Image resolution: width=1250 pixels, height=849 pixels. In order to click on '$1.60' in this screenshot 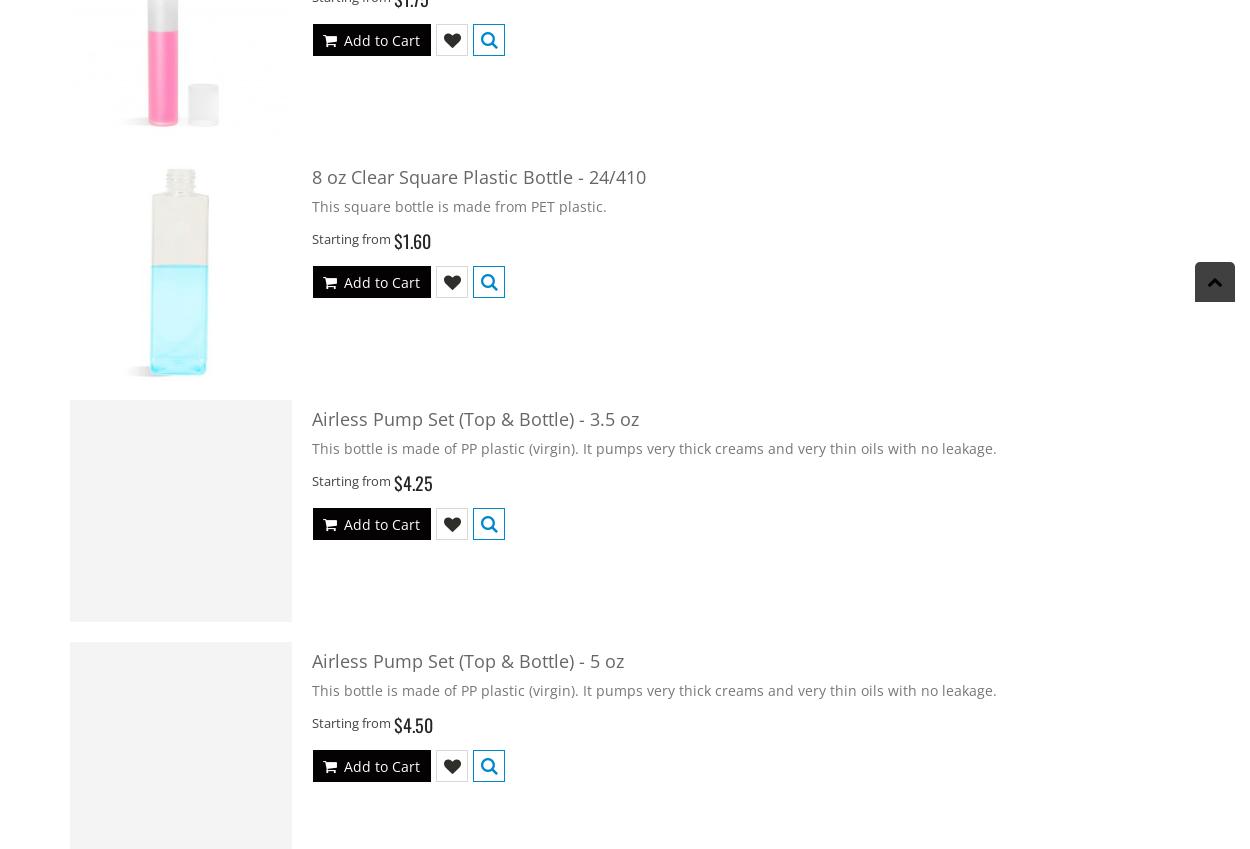, I will do `click(412, 240)`.